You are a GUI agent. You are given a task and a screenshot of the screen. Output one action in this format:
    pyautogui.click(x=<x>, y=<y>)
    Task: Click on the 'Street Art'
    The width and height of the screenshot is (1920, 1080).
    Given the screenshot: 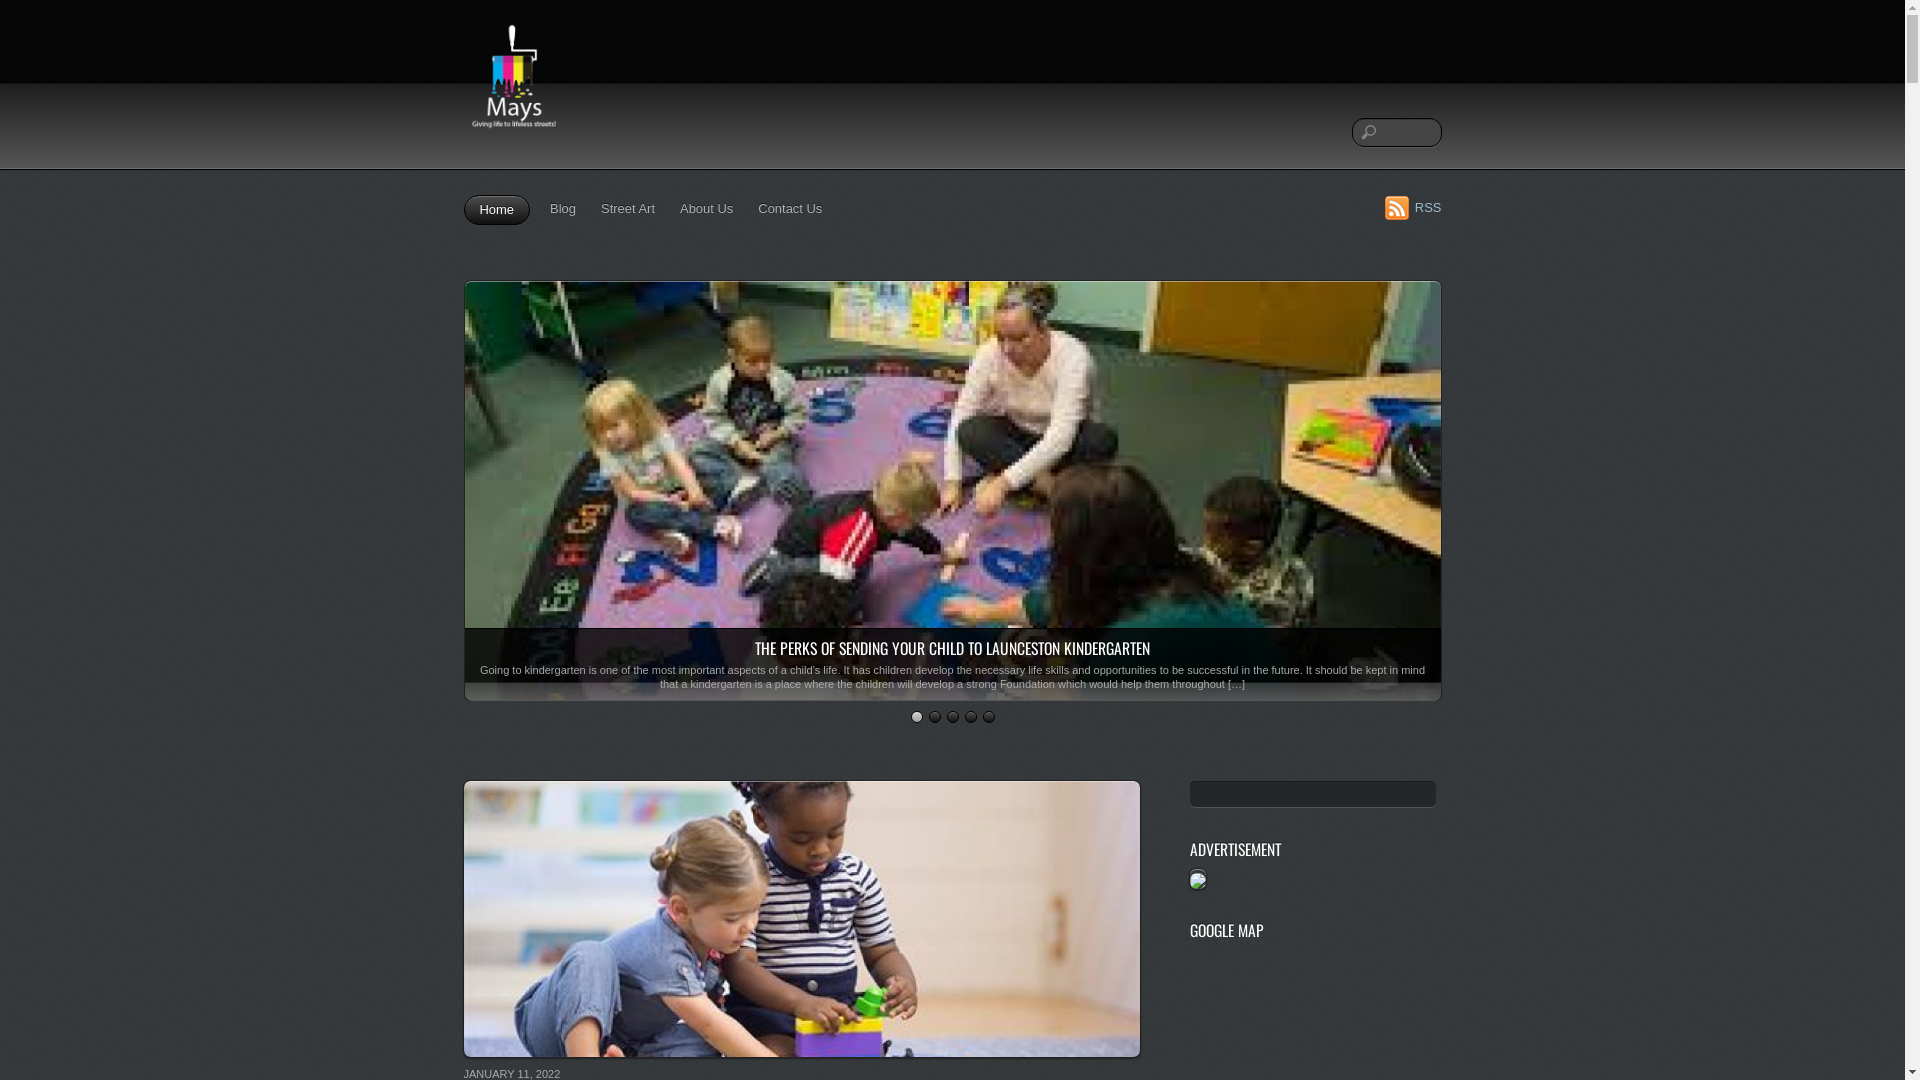 What is the action you would take?
    pyautogui.click(x=594, y=208)
    